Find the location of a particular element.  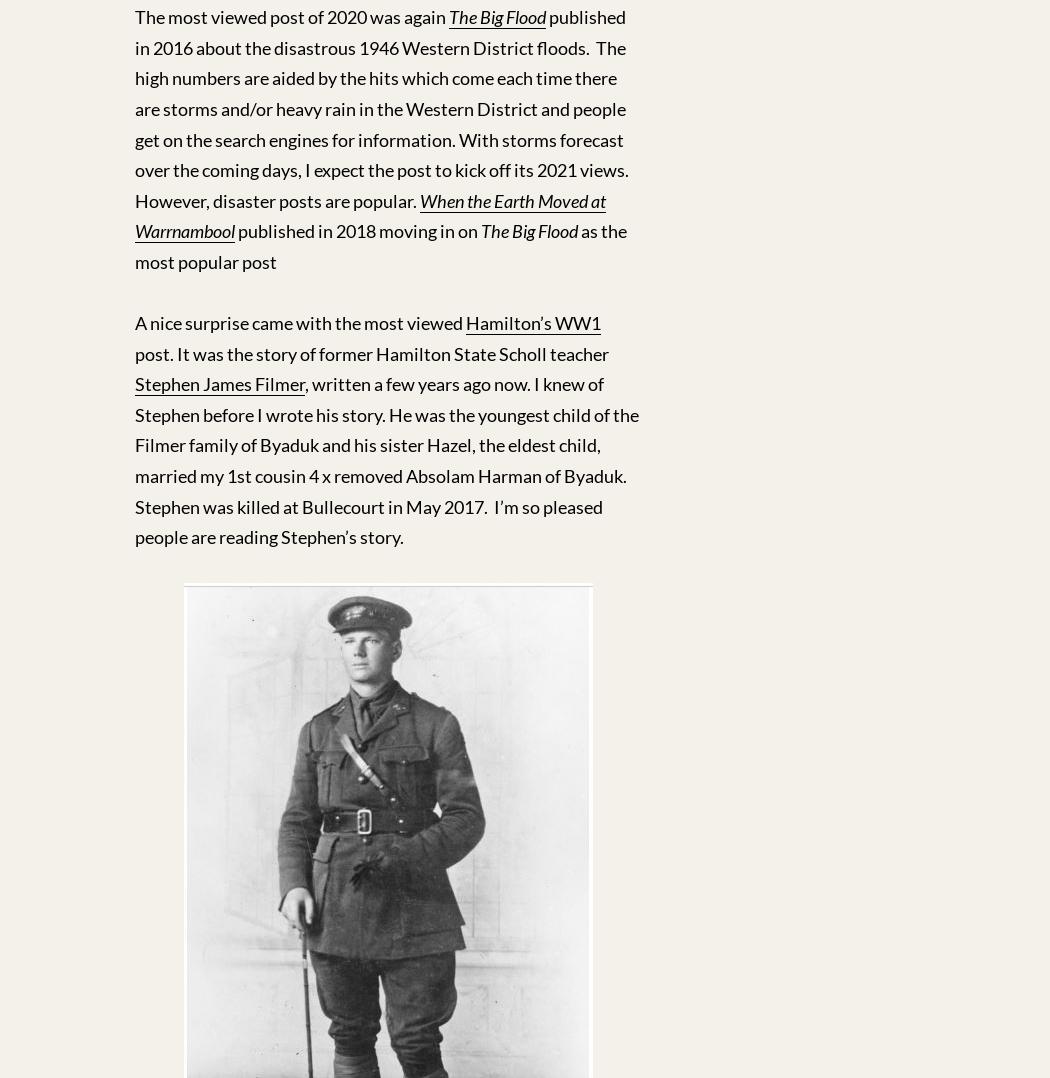

'published in 2018 moving in on' is located at coordinates (234, 231).